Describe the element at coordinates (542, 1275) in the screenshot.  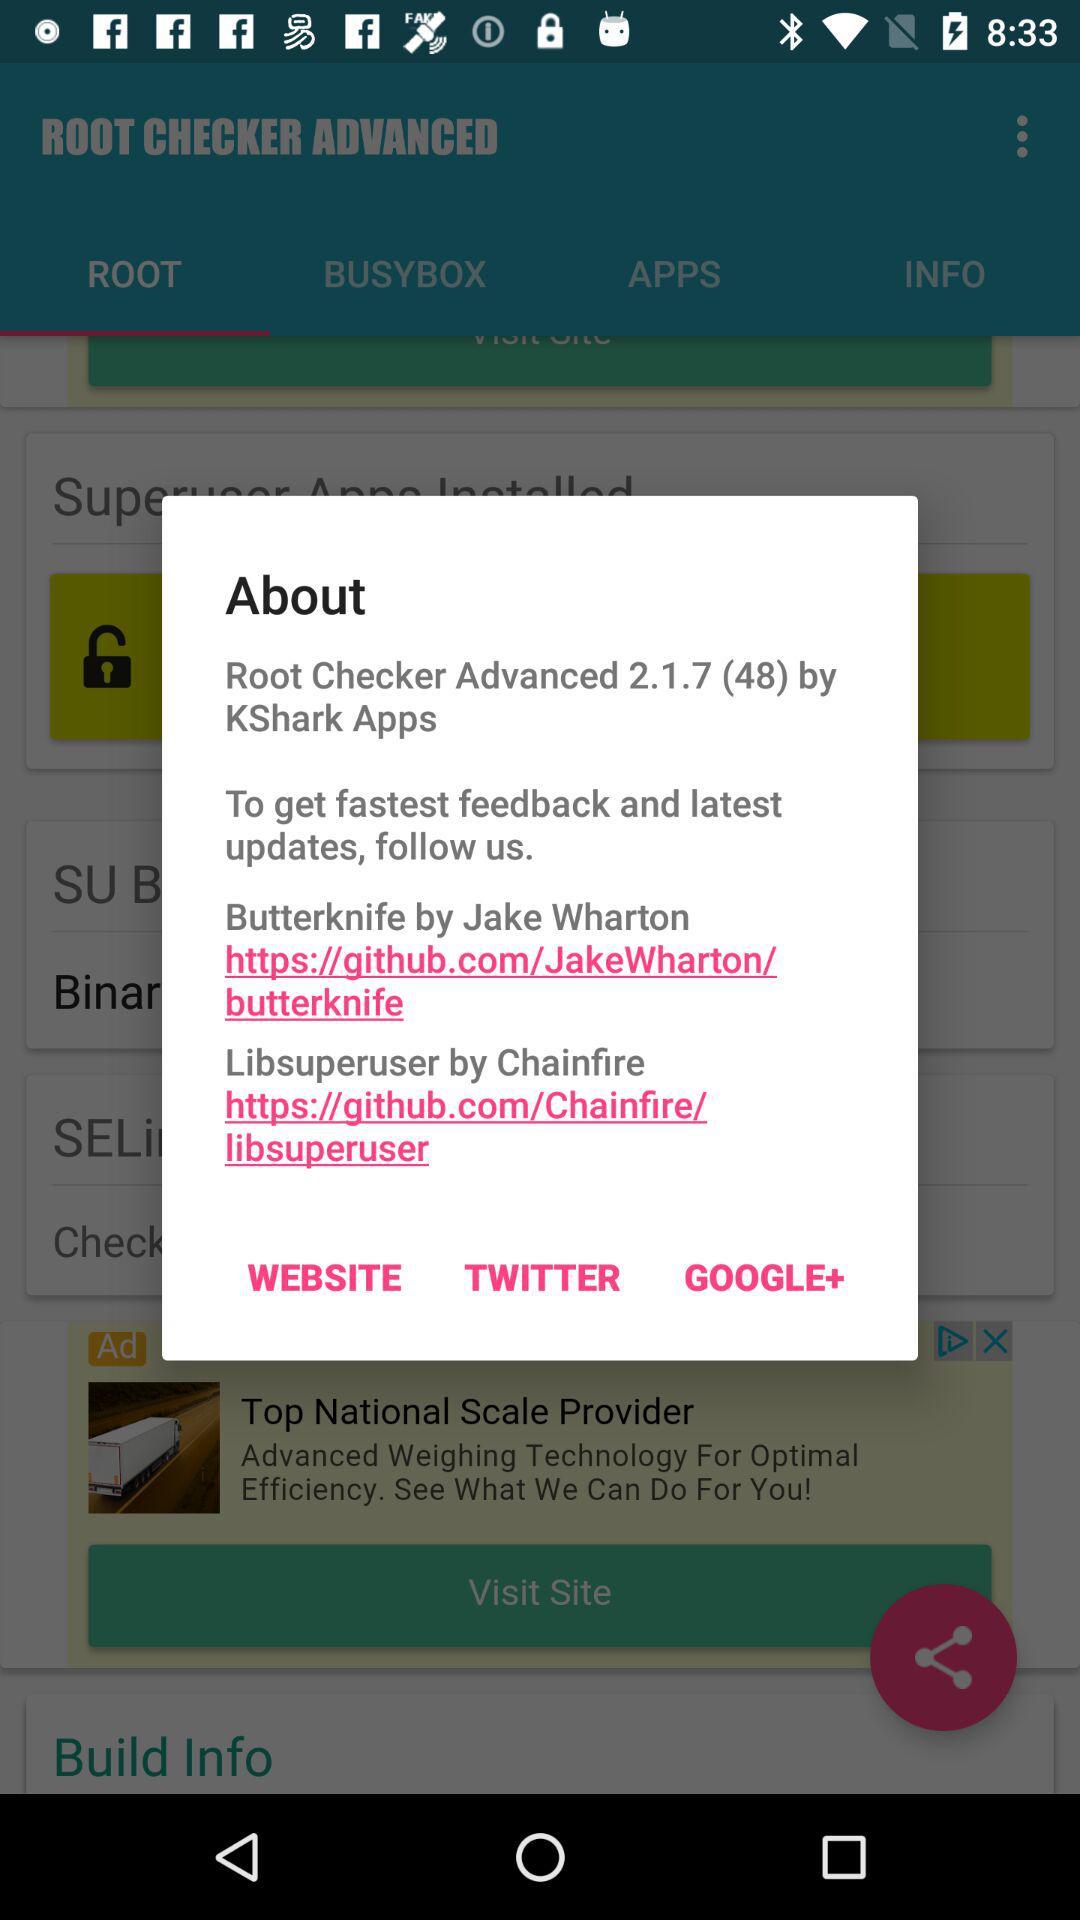
I see `icon next to website icon` at that location.